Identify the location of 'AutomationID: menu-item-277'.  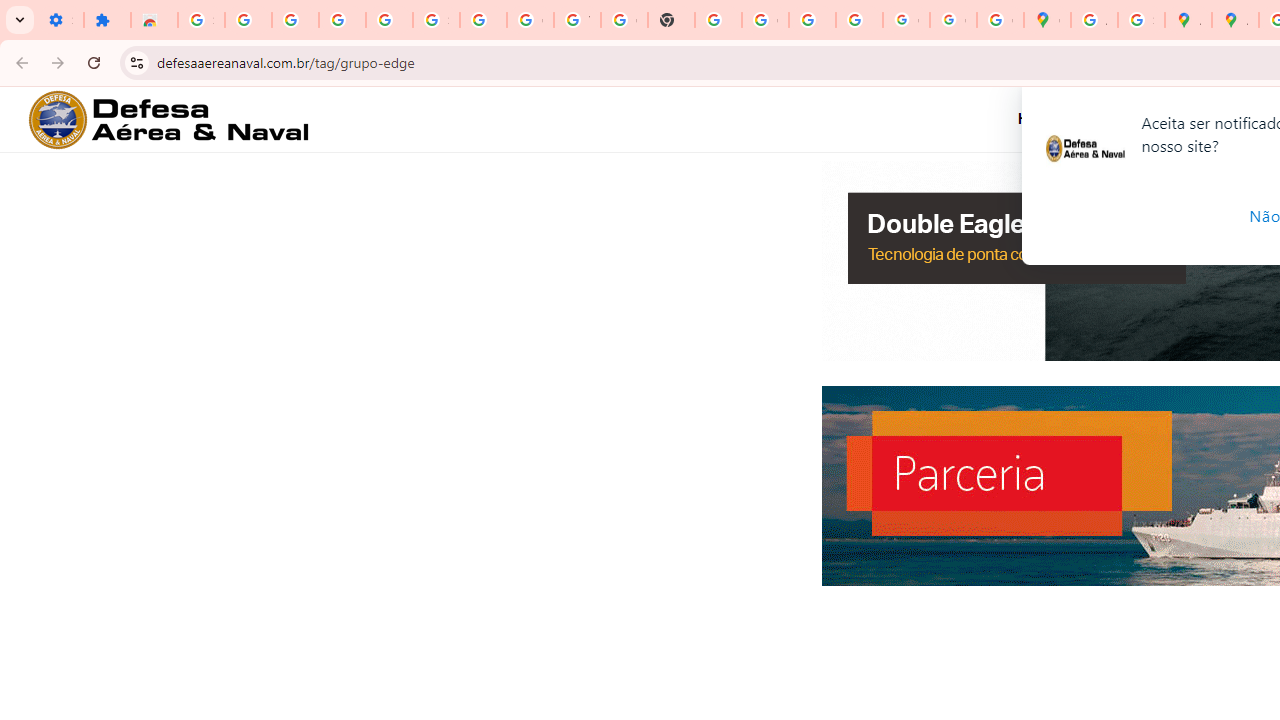
(1052, 119).